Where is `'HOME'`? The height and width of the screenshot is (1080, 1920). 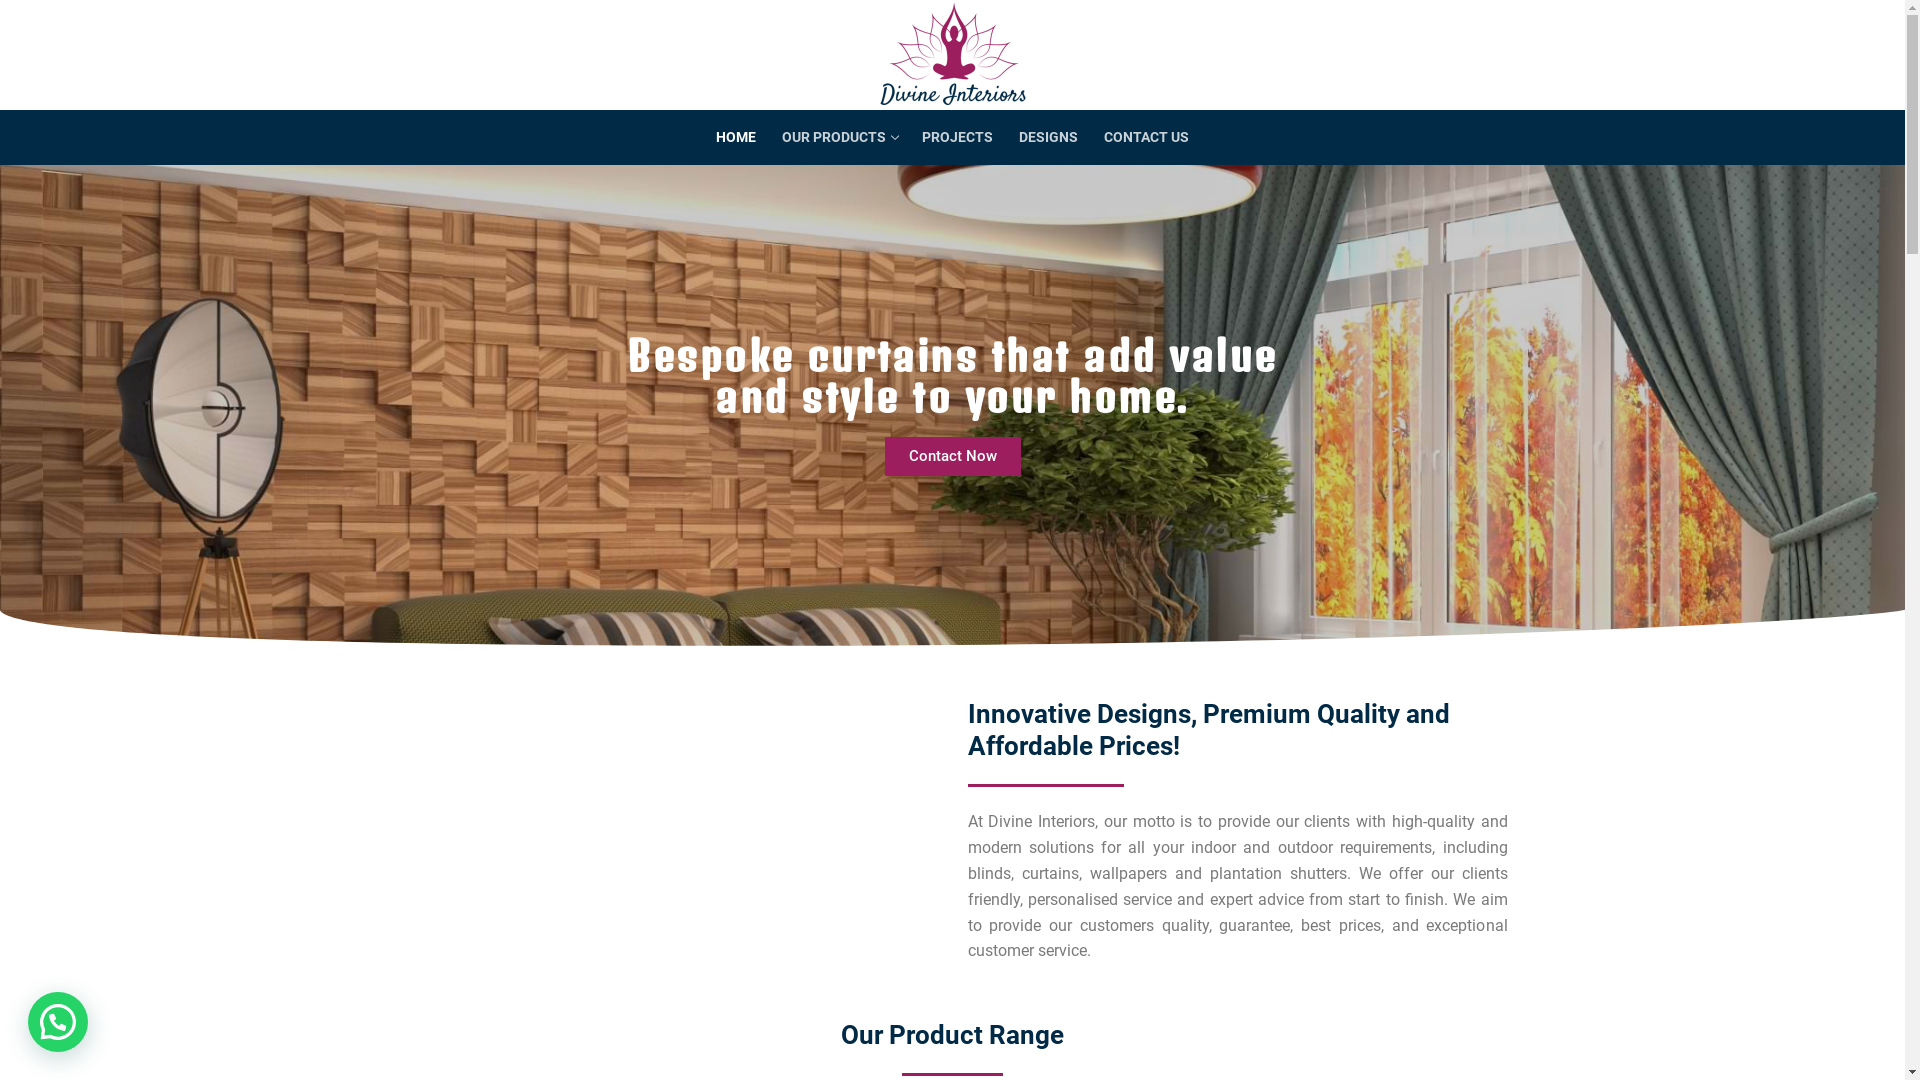
'HOME' is located at coordinates (734, 137).